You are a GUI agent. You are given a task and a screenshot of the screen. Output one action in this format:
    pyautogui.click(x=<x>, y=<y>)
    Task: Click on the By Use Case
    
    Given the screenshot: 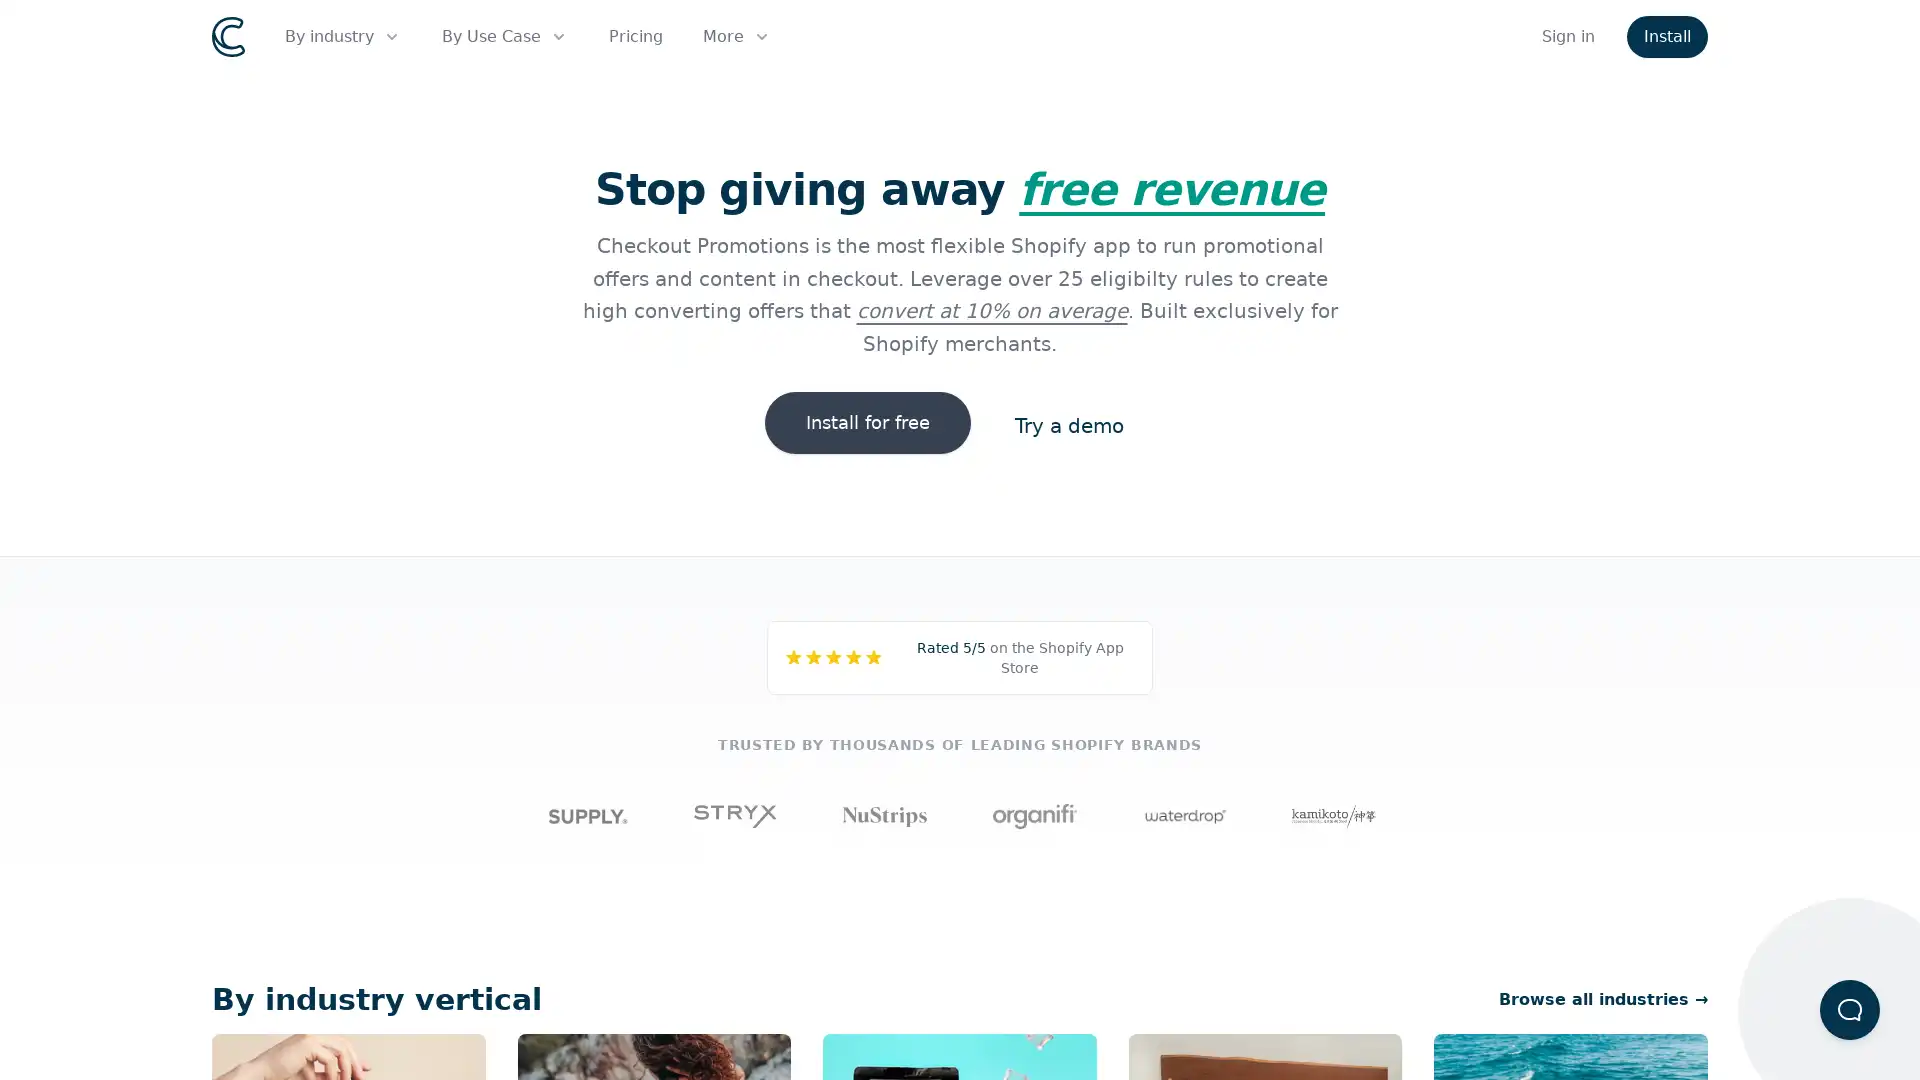 What is the action you would take?
    pyautogui.click(x=505, y=37)
    